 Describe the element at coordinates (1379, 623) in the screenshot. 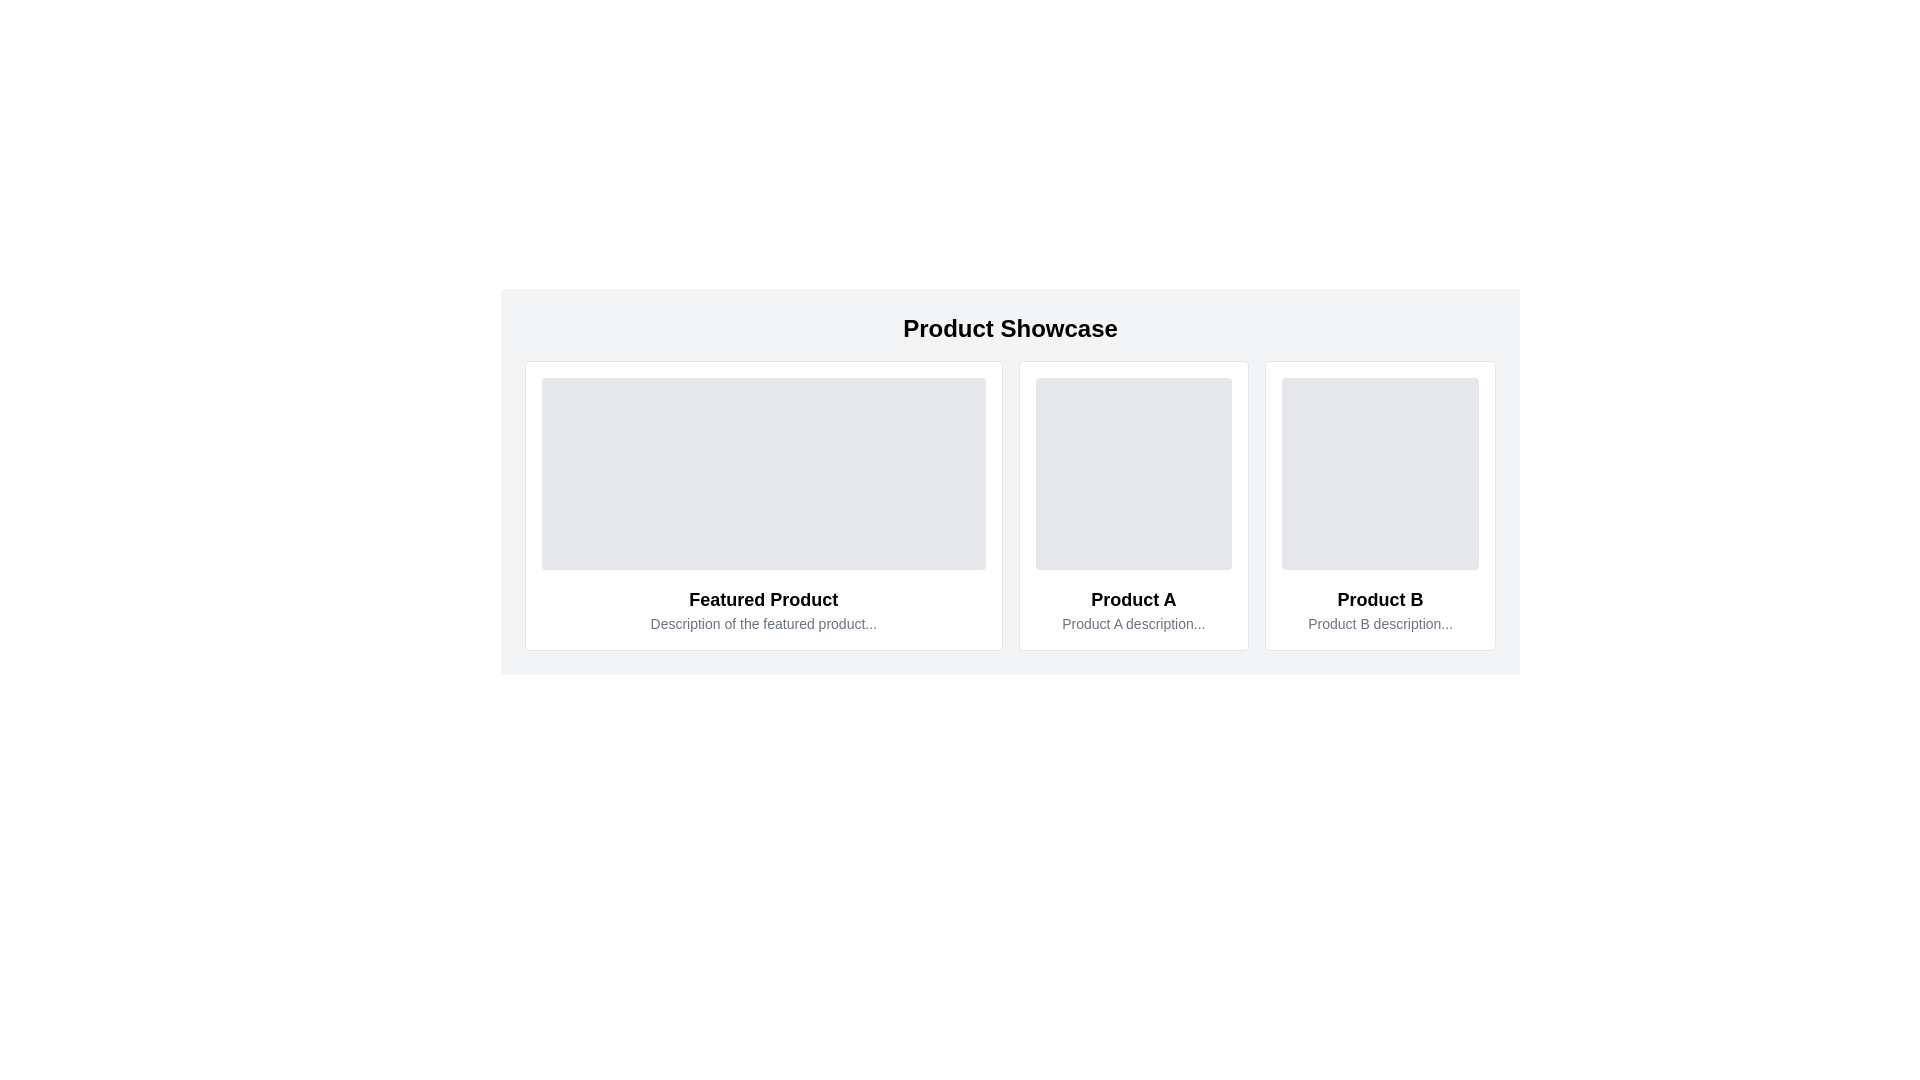

I see `the text label displaying 'Product B description...' located within the card for 'Product B'` at that location.